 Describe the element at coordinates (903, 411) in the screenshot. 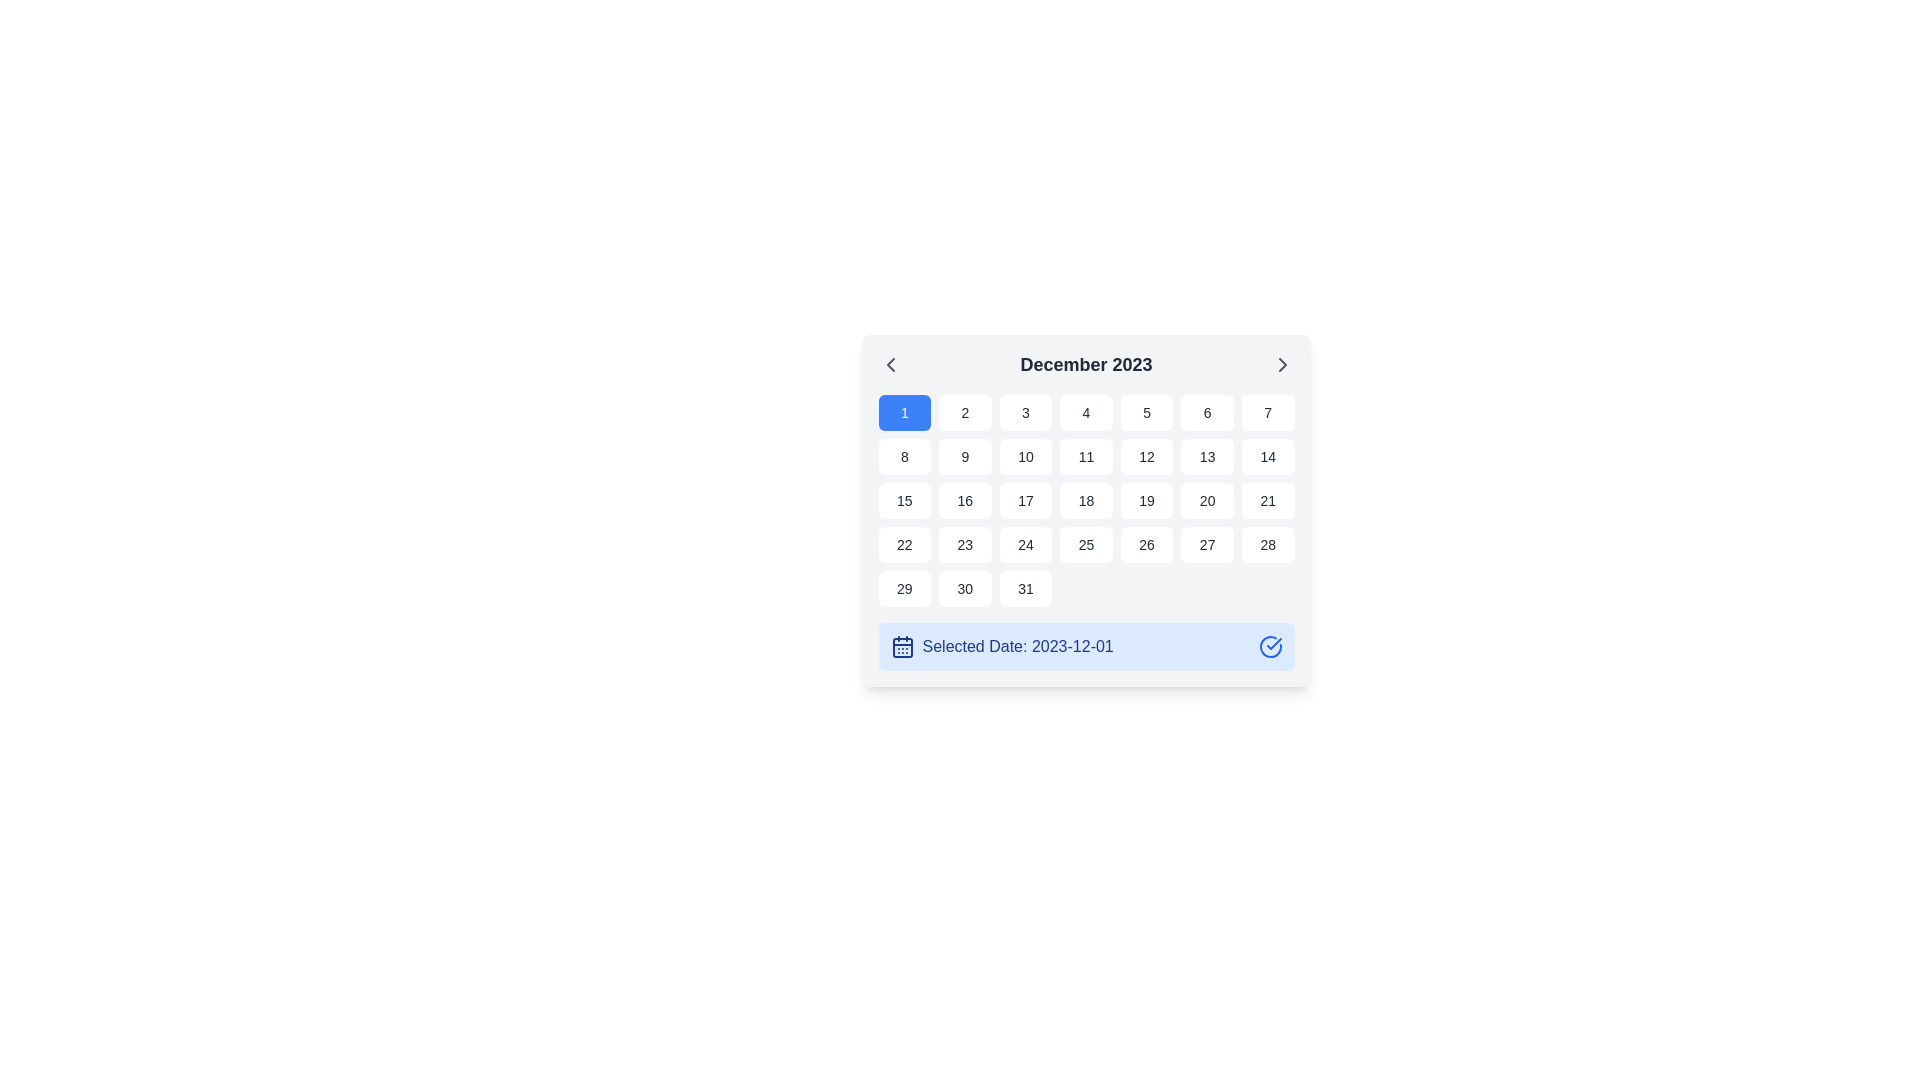

I see `the Interactive calendar day button which represents the first day of December 2023` at that location.